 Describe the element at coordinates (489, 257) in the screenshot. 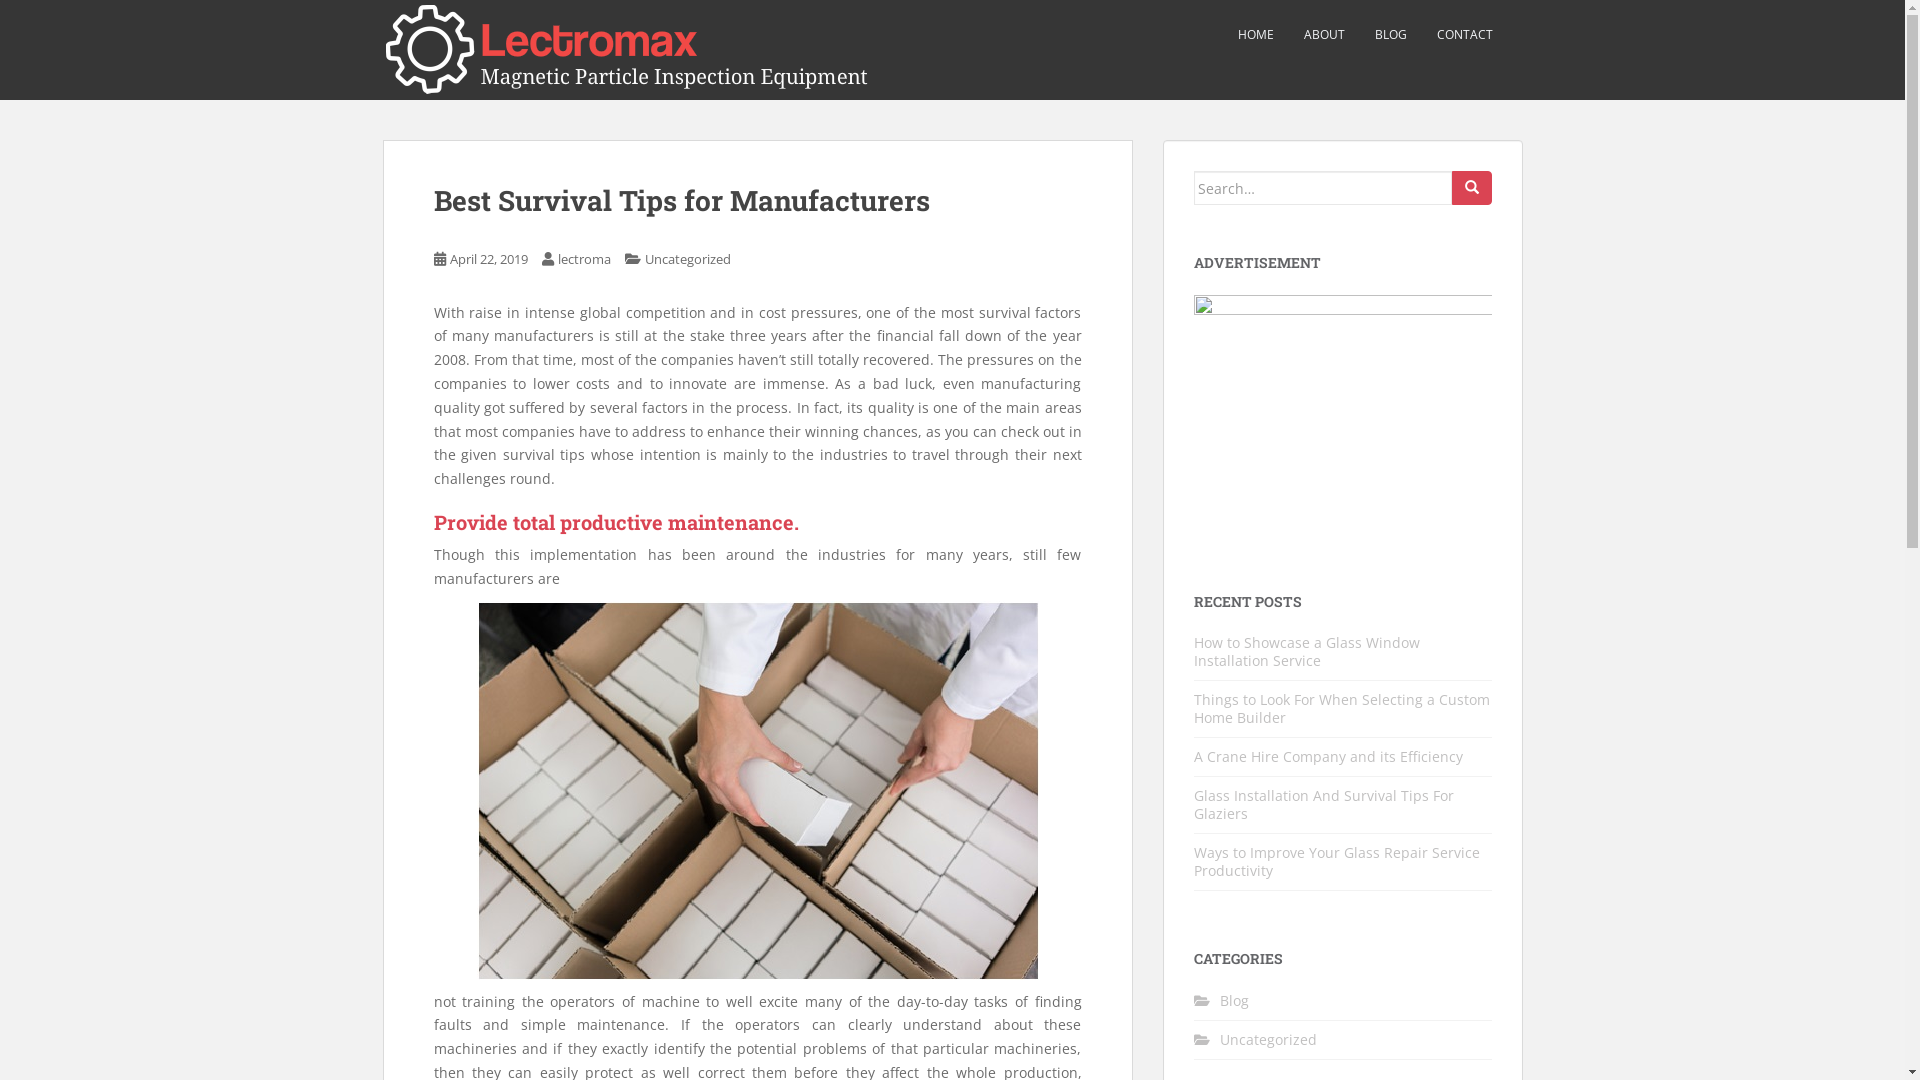

I see `'April 22, 2019'` at that location.